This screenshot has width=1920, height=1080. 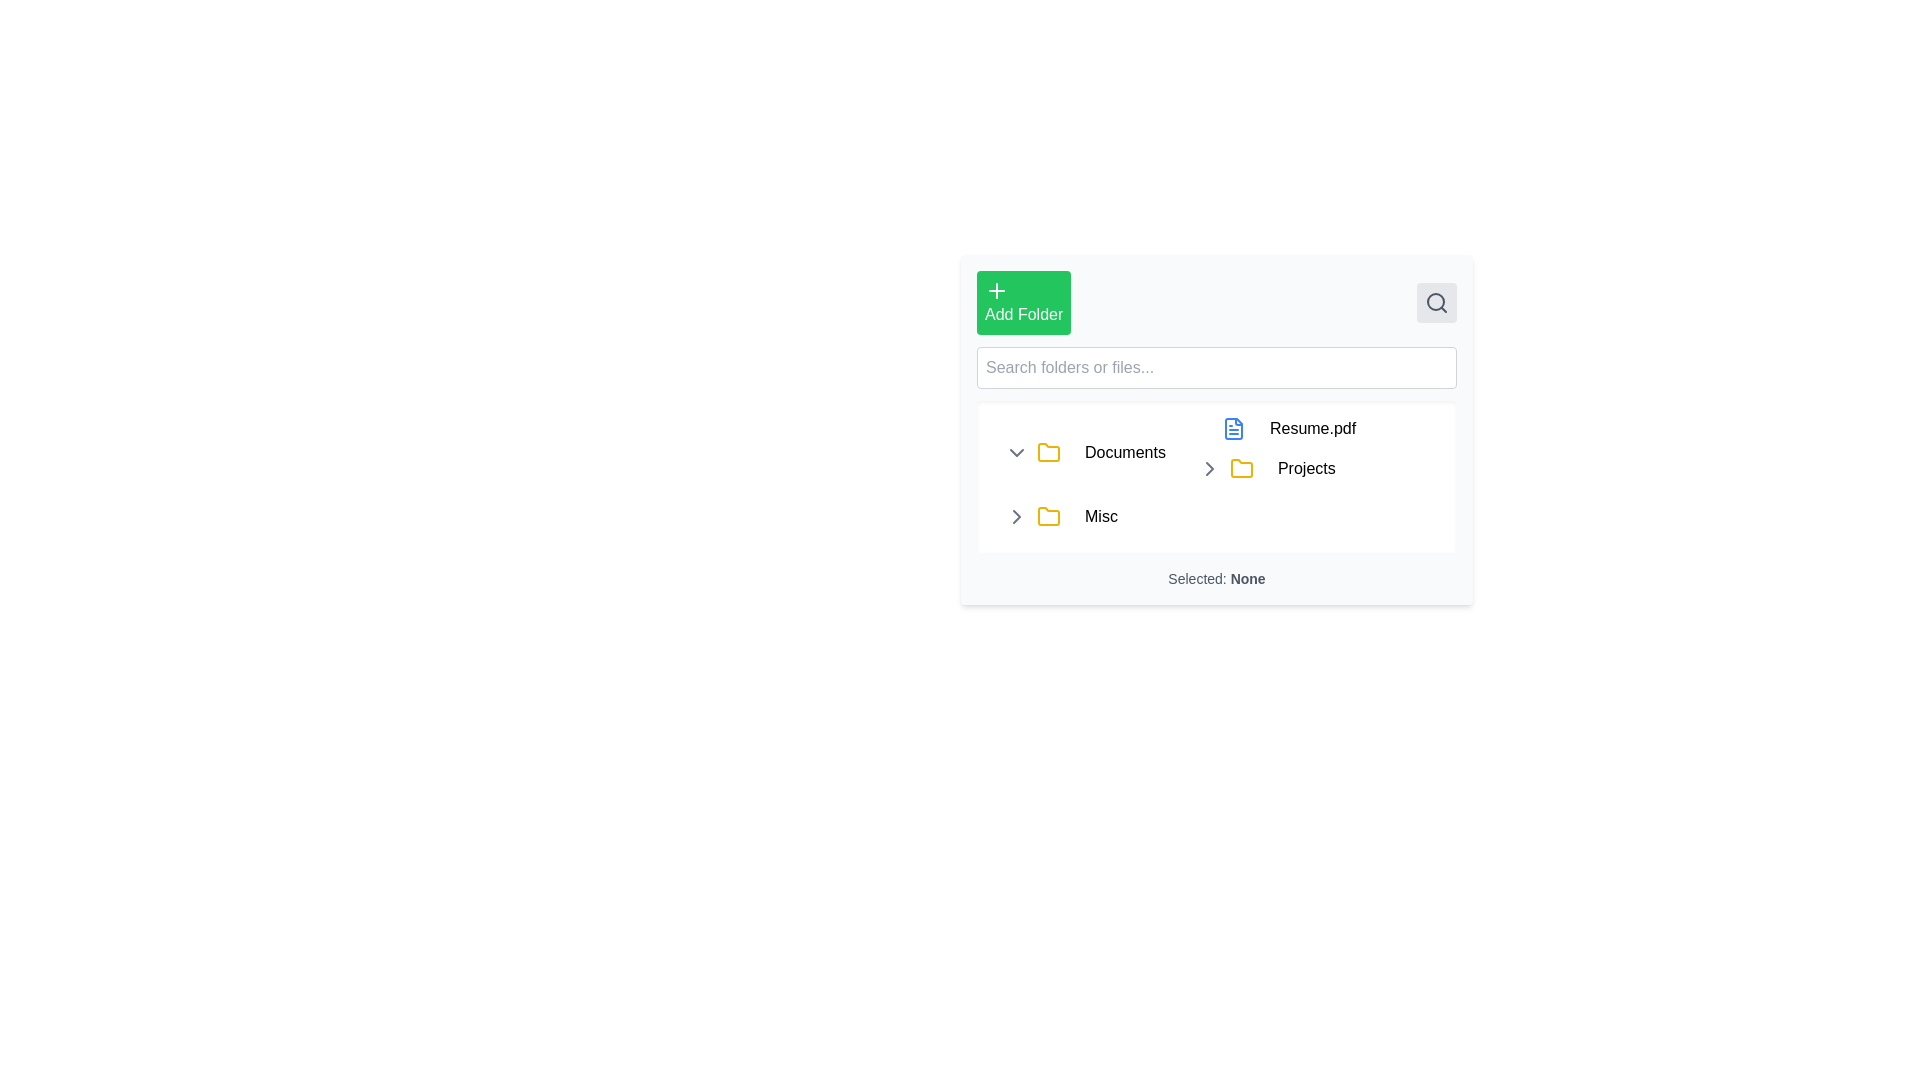 I want to click on the toggle button located to the left of the 'Documents' label, so click(x=1017, y=452).